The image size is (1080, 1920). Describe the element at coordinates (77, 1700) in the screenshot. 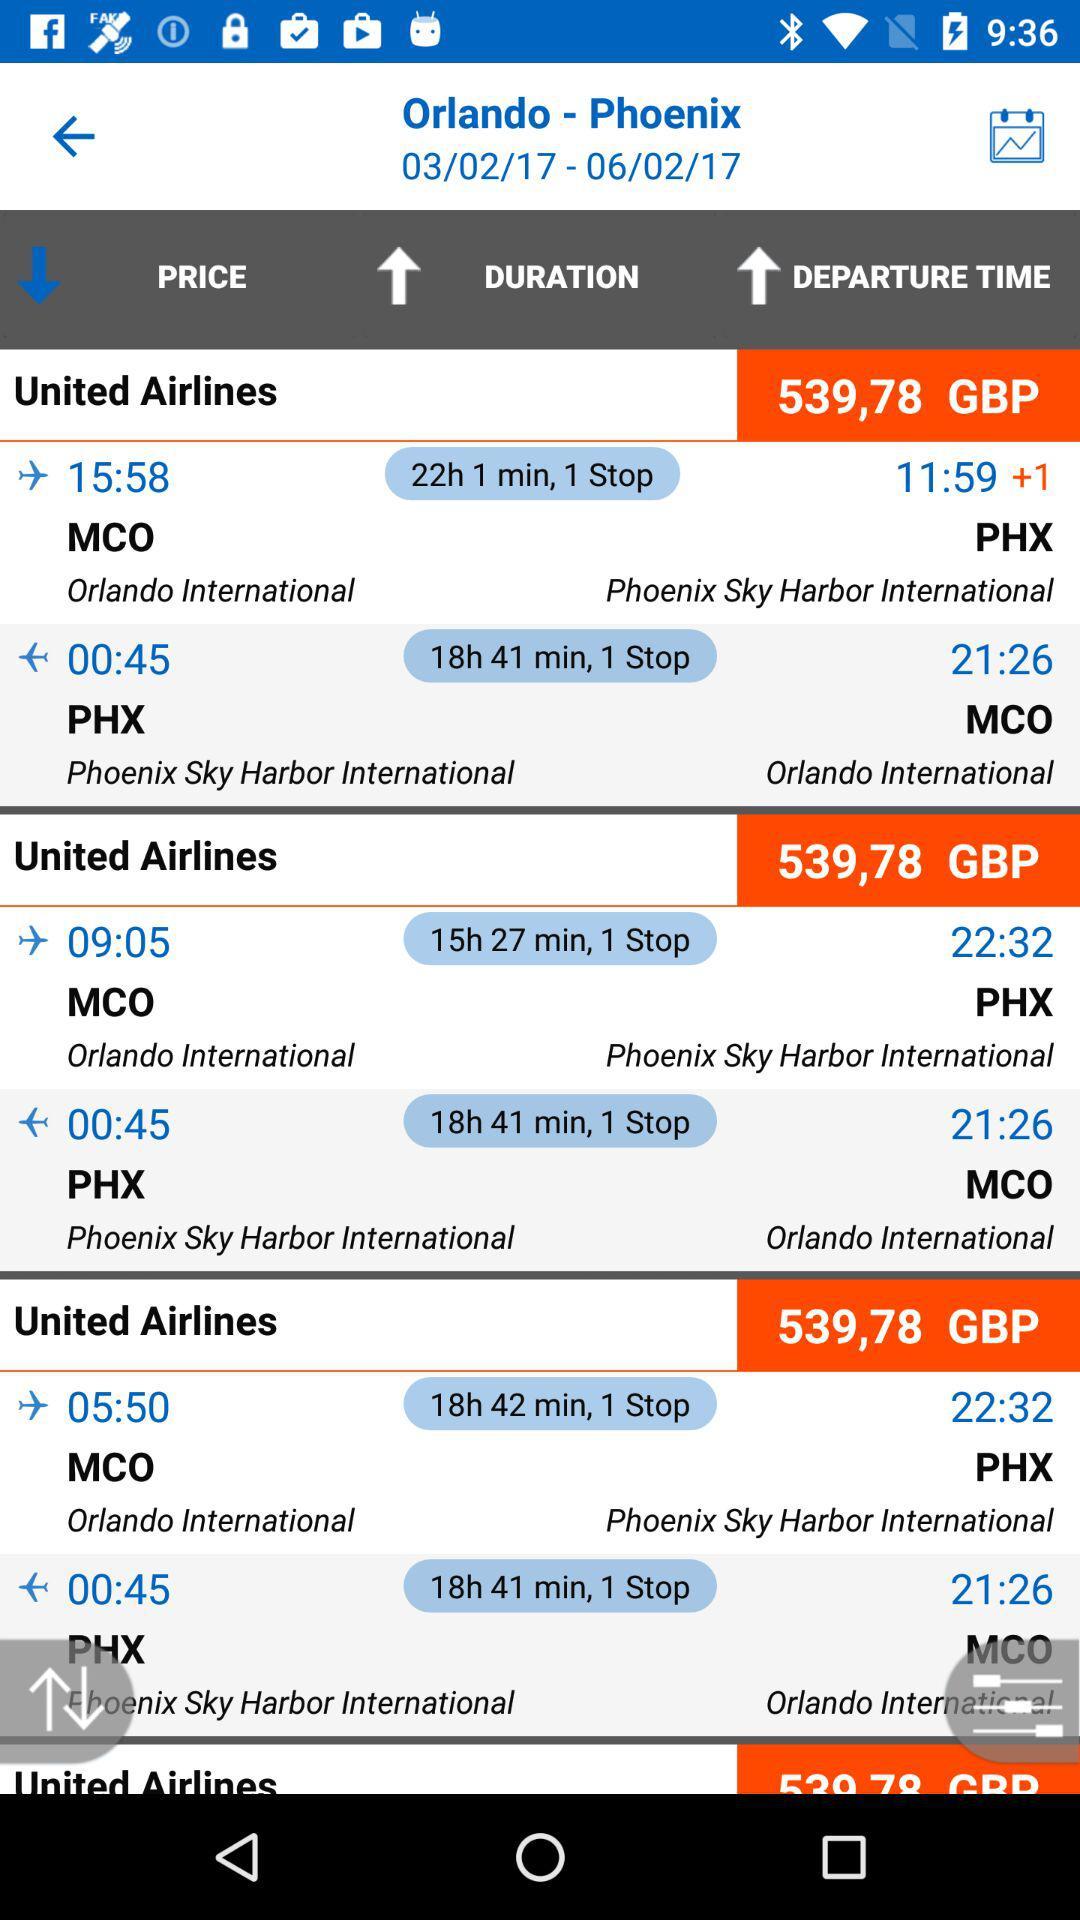

I see `reverse directions` at that location.